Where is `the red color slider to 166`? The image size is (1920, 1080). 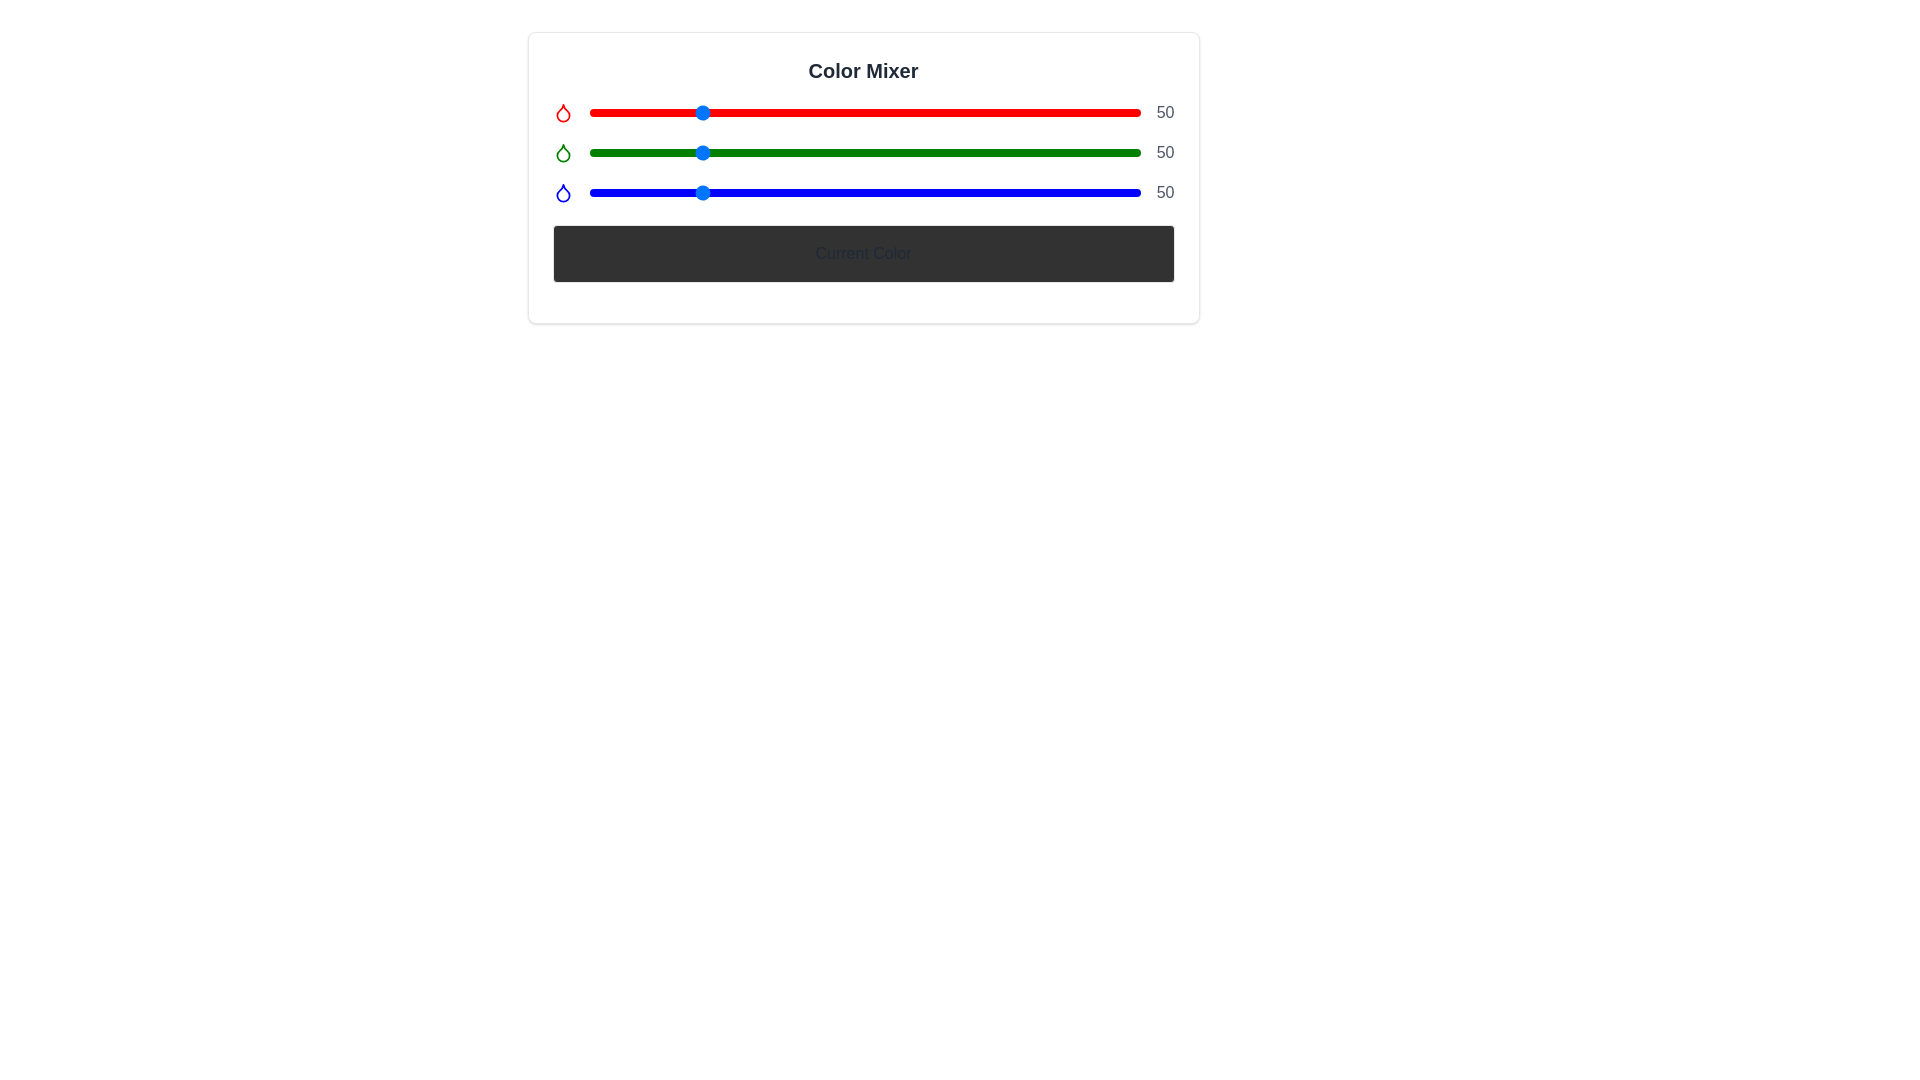 the red color slider to 166 is located at coordinates (947, 112).